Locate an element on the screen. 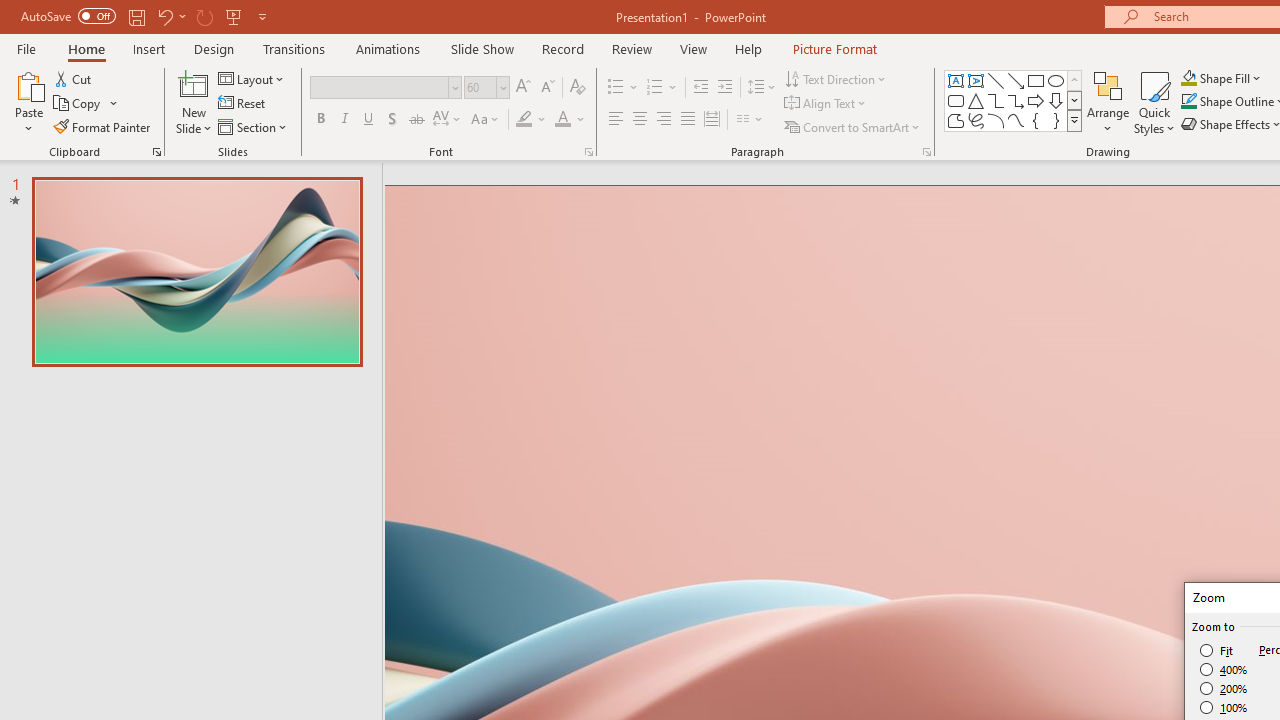 Image resolution: width=1280 pixels, height=720 pixels. 'Distributed' is located at coordinates (712, 119).